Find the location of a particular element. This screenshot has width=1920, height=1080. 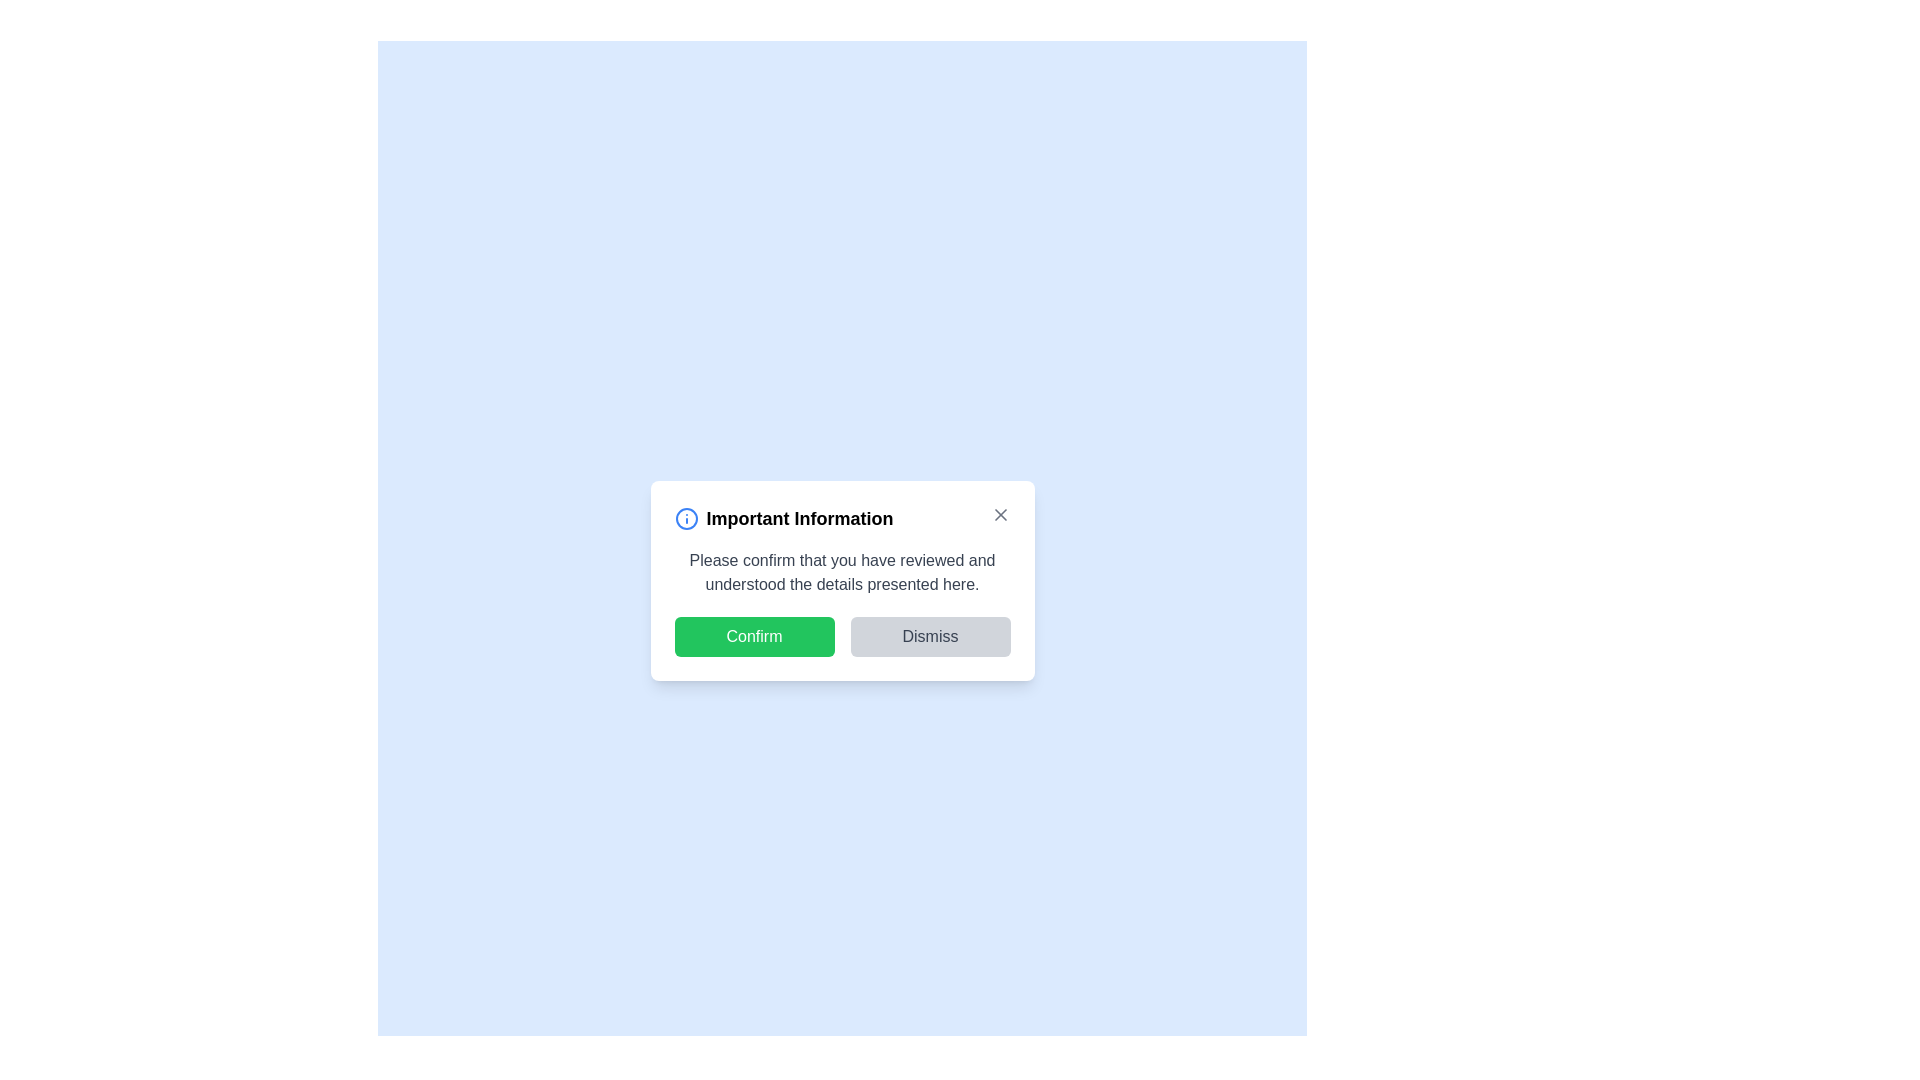

the important information icon located at the leftmost end of the header section of the modal is located at coordinates (686, 518).